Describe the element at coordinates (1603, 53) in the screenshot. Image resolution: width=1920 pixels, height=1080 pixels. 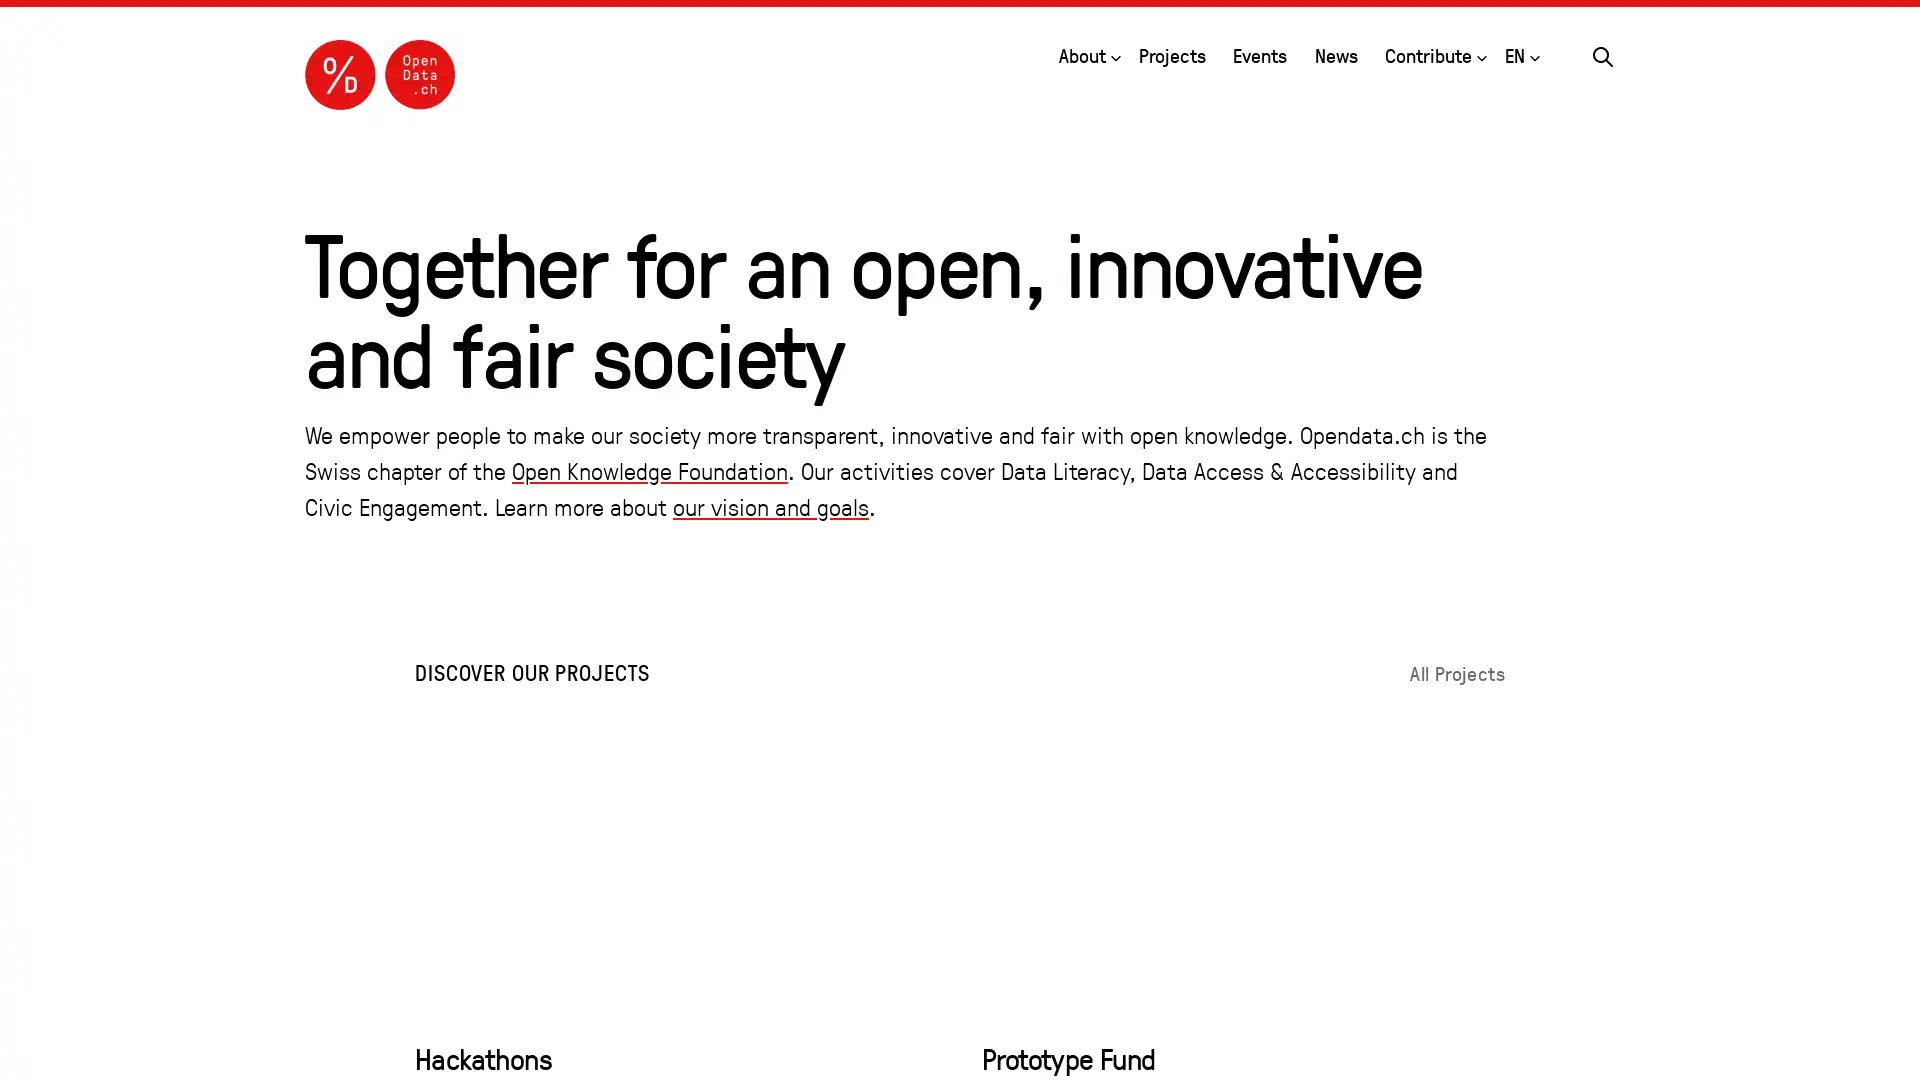
I see `Search` at that location.